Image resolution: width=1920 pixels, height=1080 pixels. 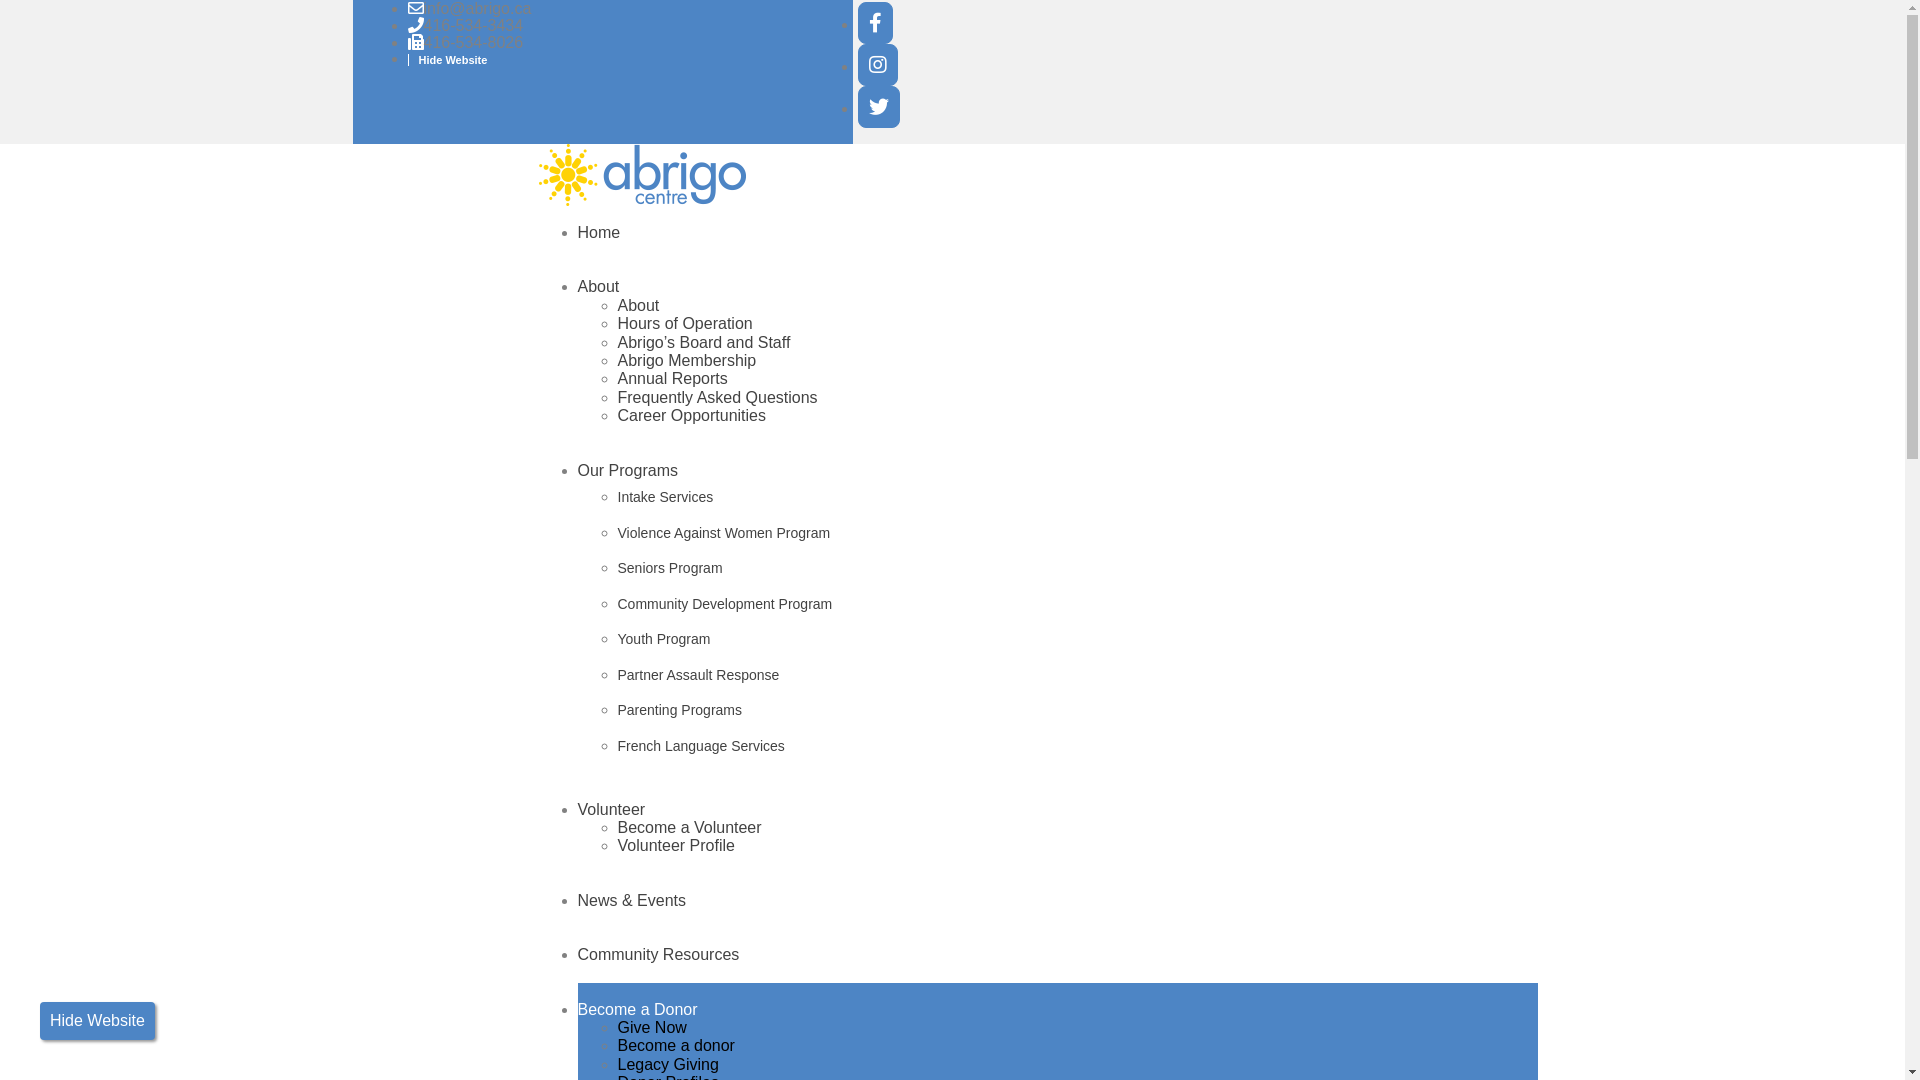 What do you see at coordinates (617, 747) in the screenshot?
I see `'French Language Services'` at bounding box center [617, 747].